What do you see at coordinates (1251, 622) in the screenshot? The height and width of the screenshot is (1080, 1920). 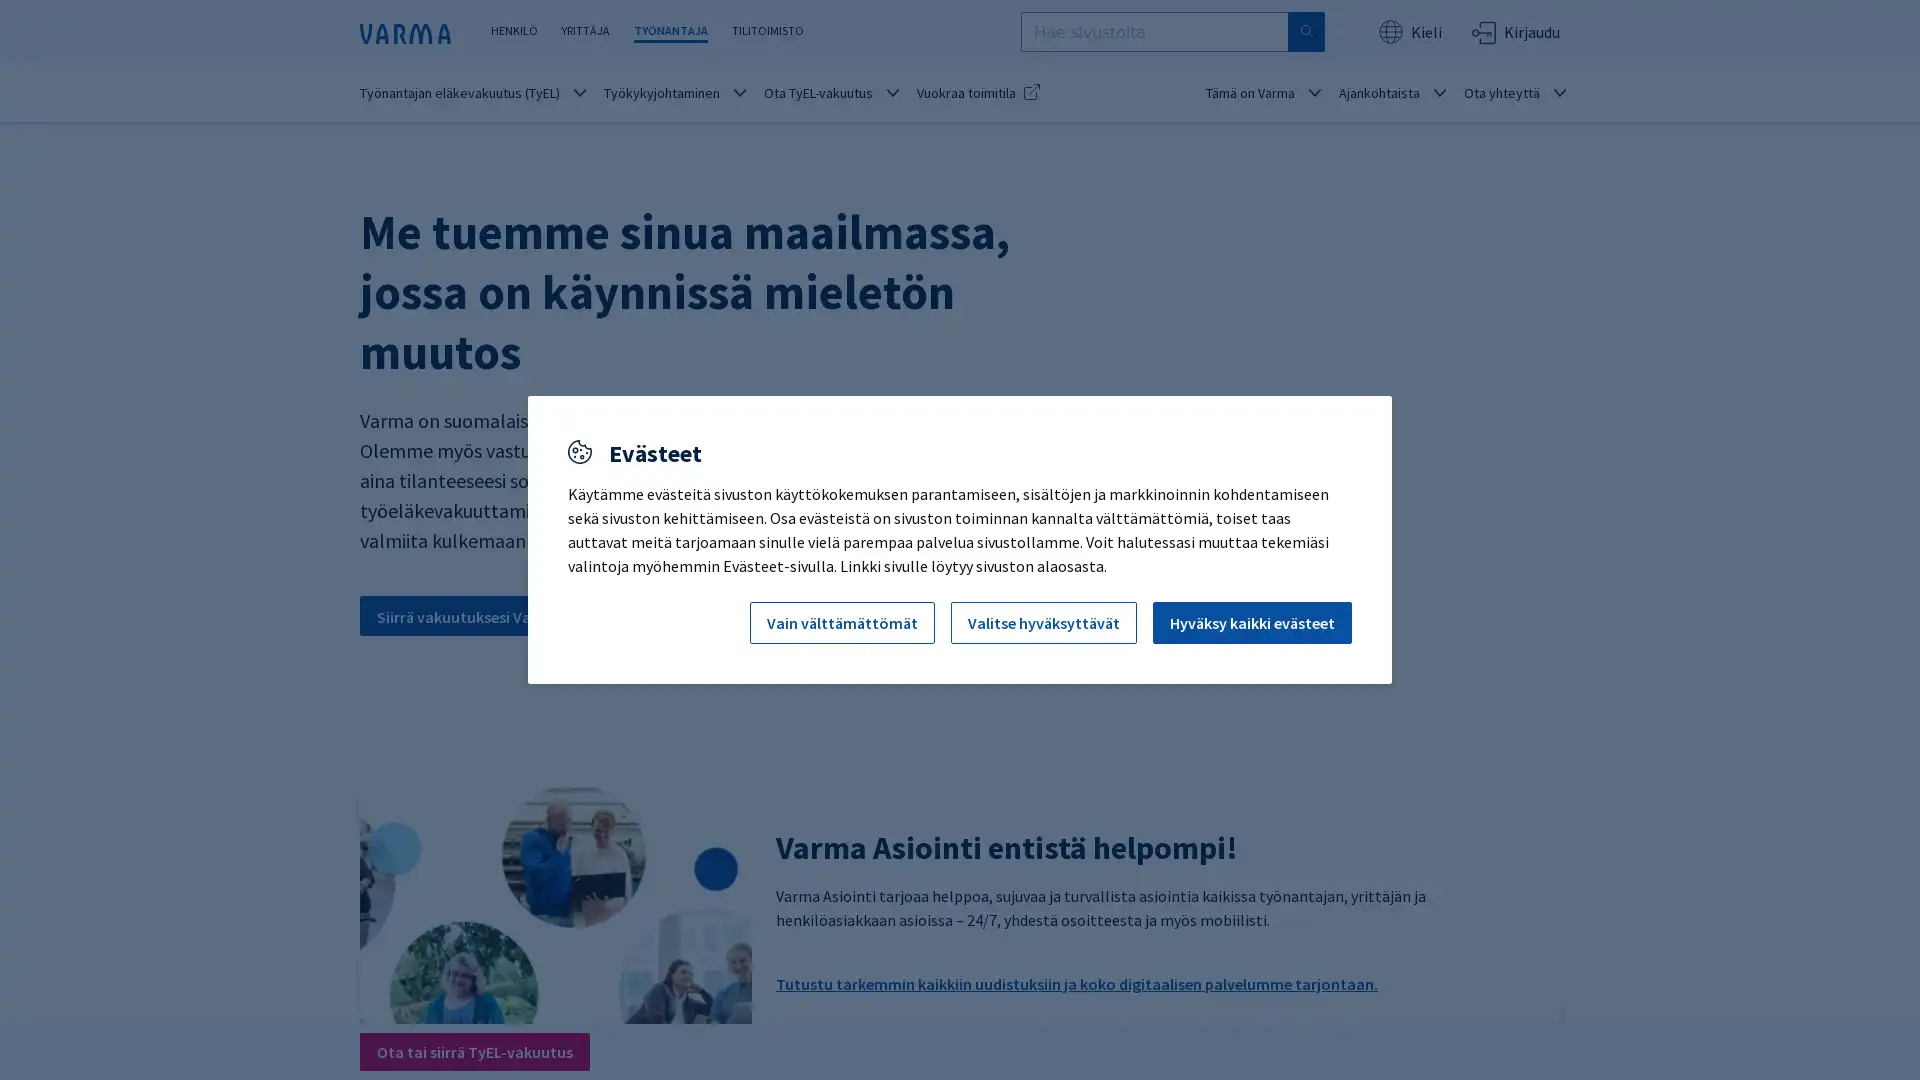 I see `Hyvaksy kaikki evasteet` at bounding box center [1251, 622].